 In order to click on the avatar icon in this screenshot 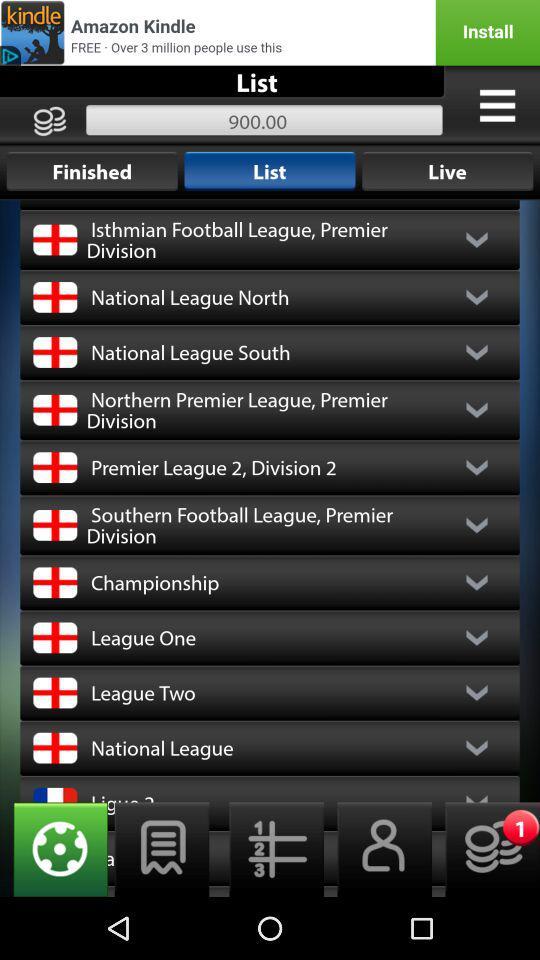, I will do `click(378, 909)`.